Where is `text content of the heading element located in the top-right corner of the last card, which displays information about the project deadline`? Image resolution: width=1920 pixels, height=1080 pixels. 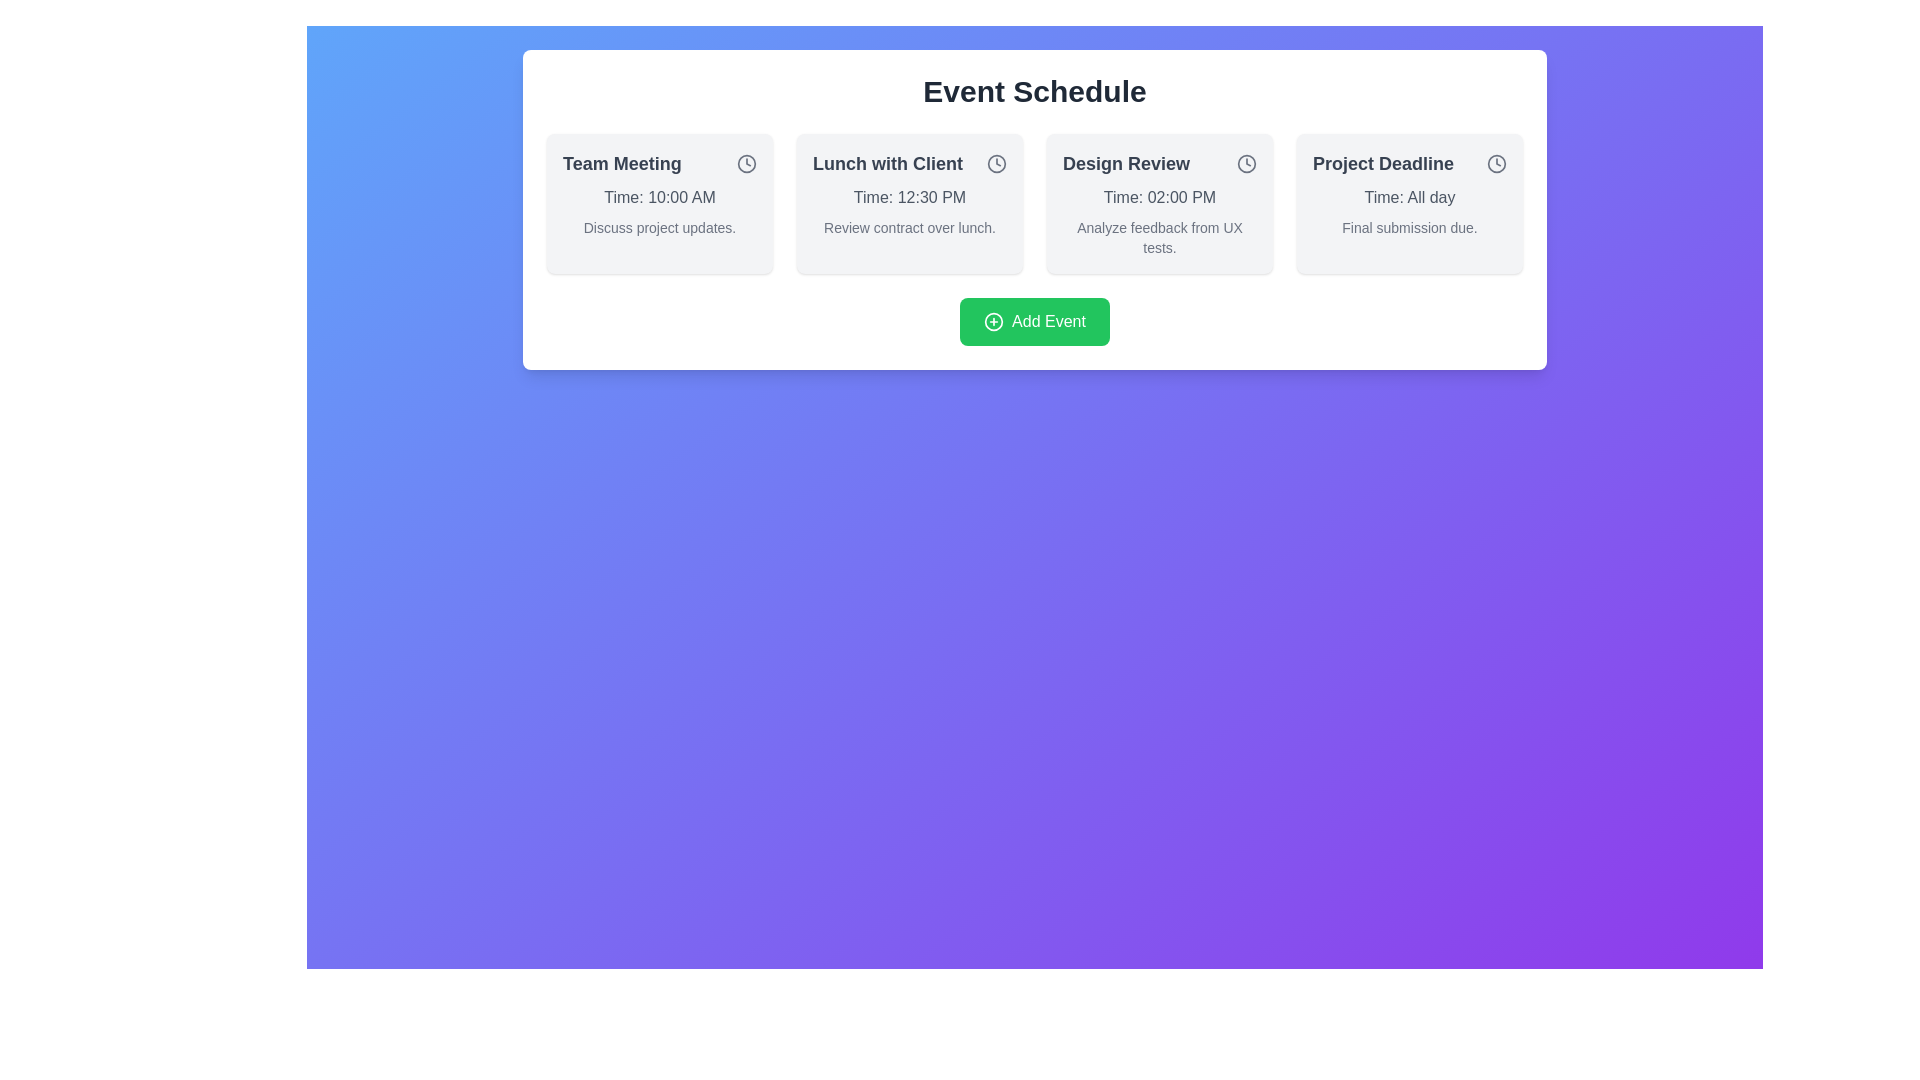
text content of the heading element located in the top-right corner of the last card, which displays information about the project deadline is located at coordinates (1409, 163).